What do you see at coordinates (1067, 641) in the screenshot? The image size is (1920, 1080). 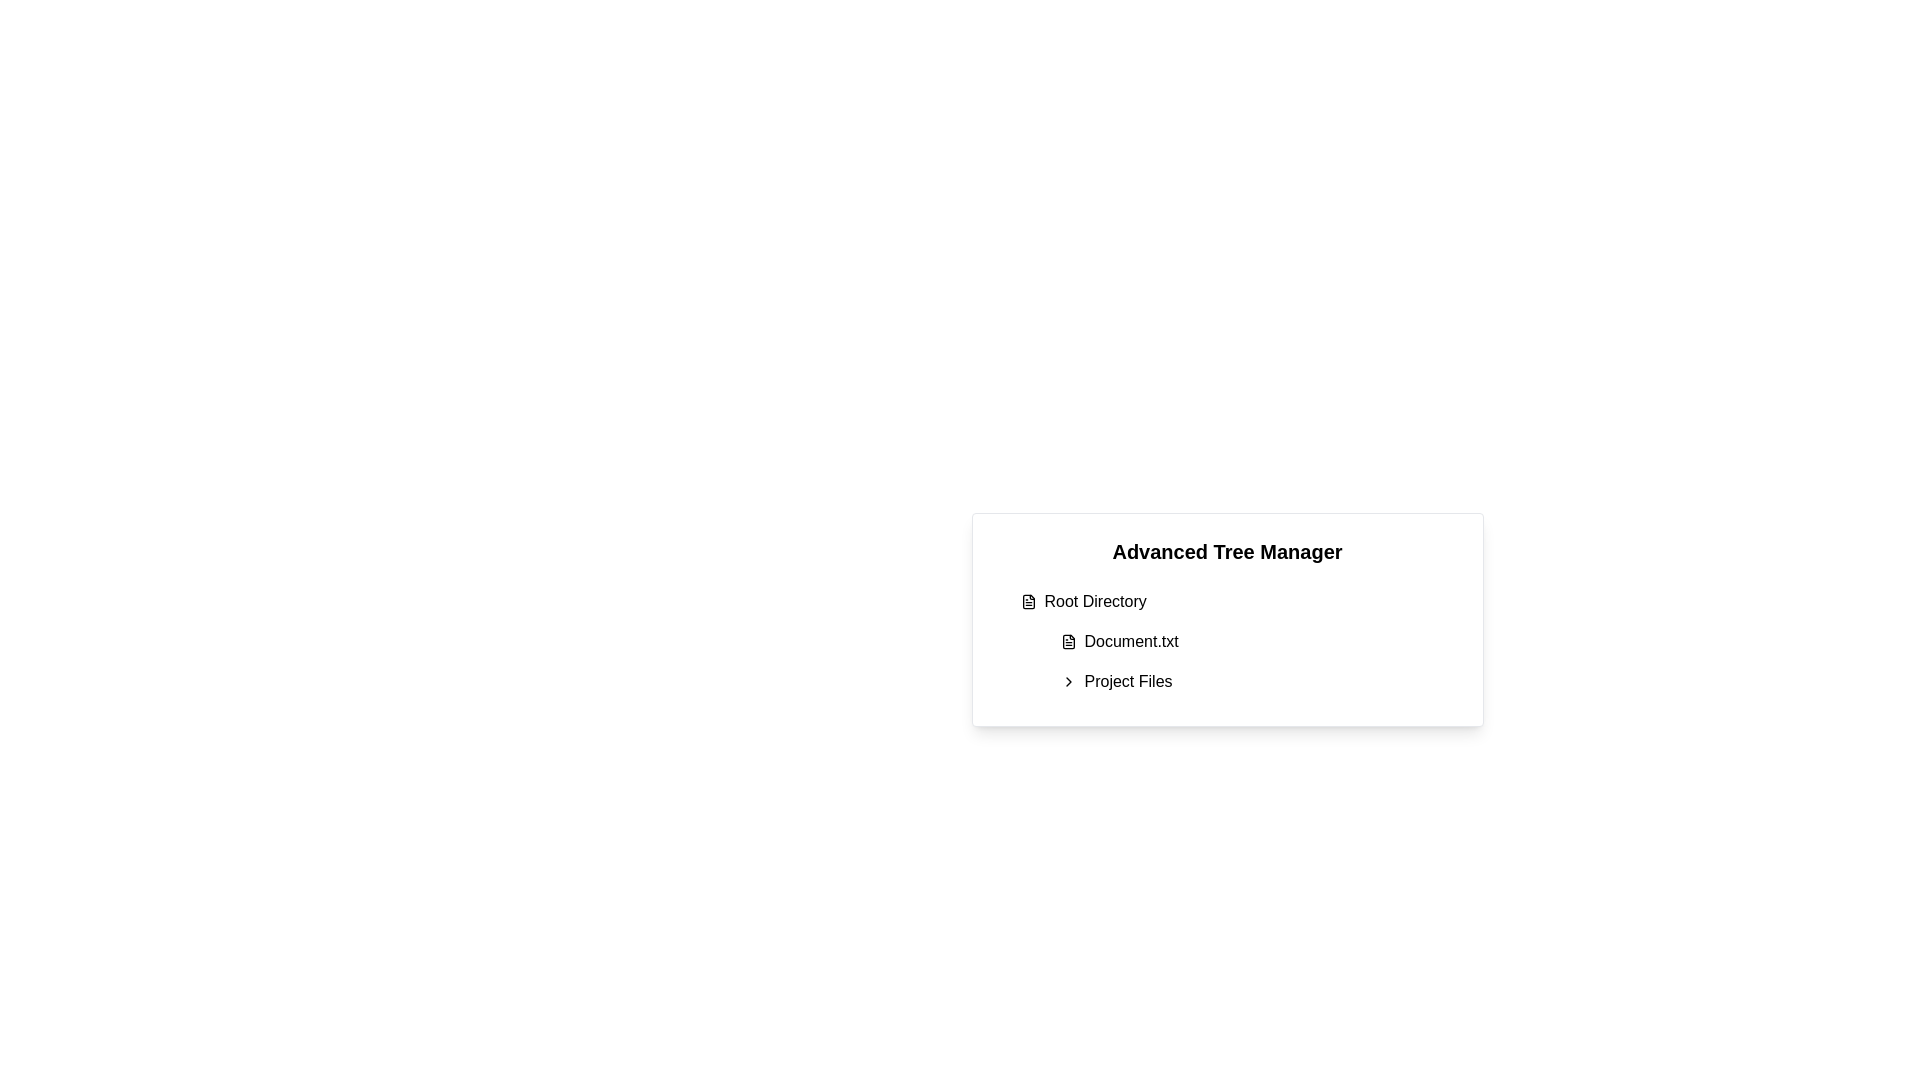 I see `the rectangular icon representing a file, styled in monochrome, located to the left of the label 'Document.txt' in the file tree interface` at bounding box center [1067, 641].